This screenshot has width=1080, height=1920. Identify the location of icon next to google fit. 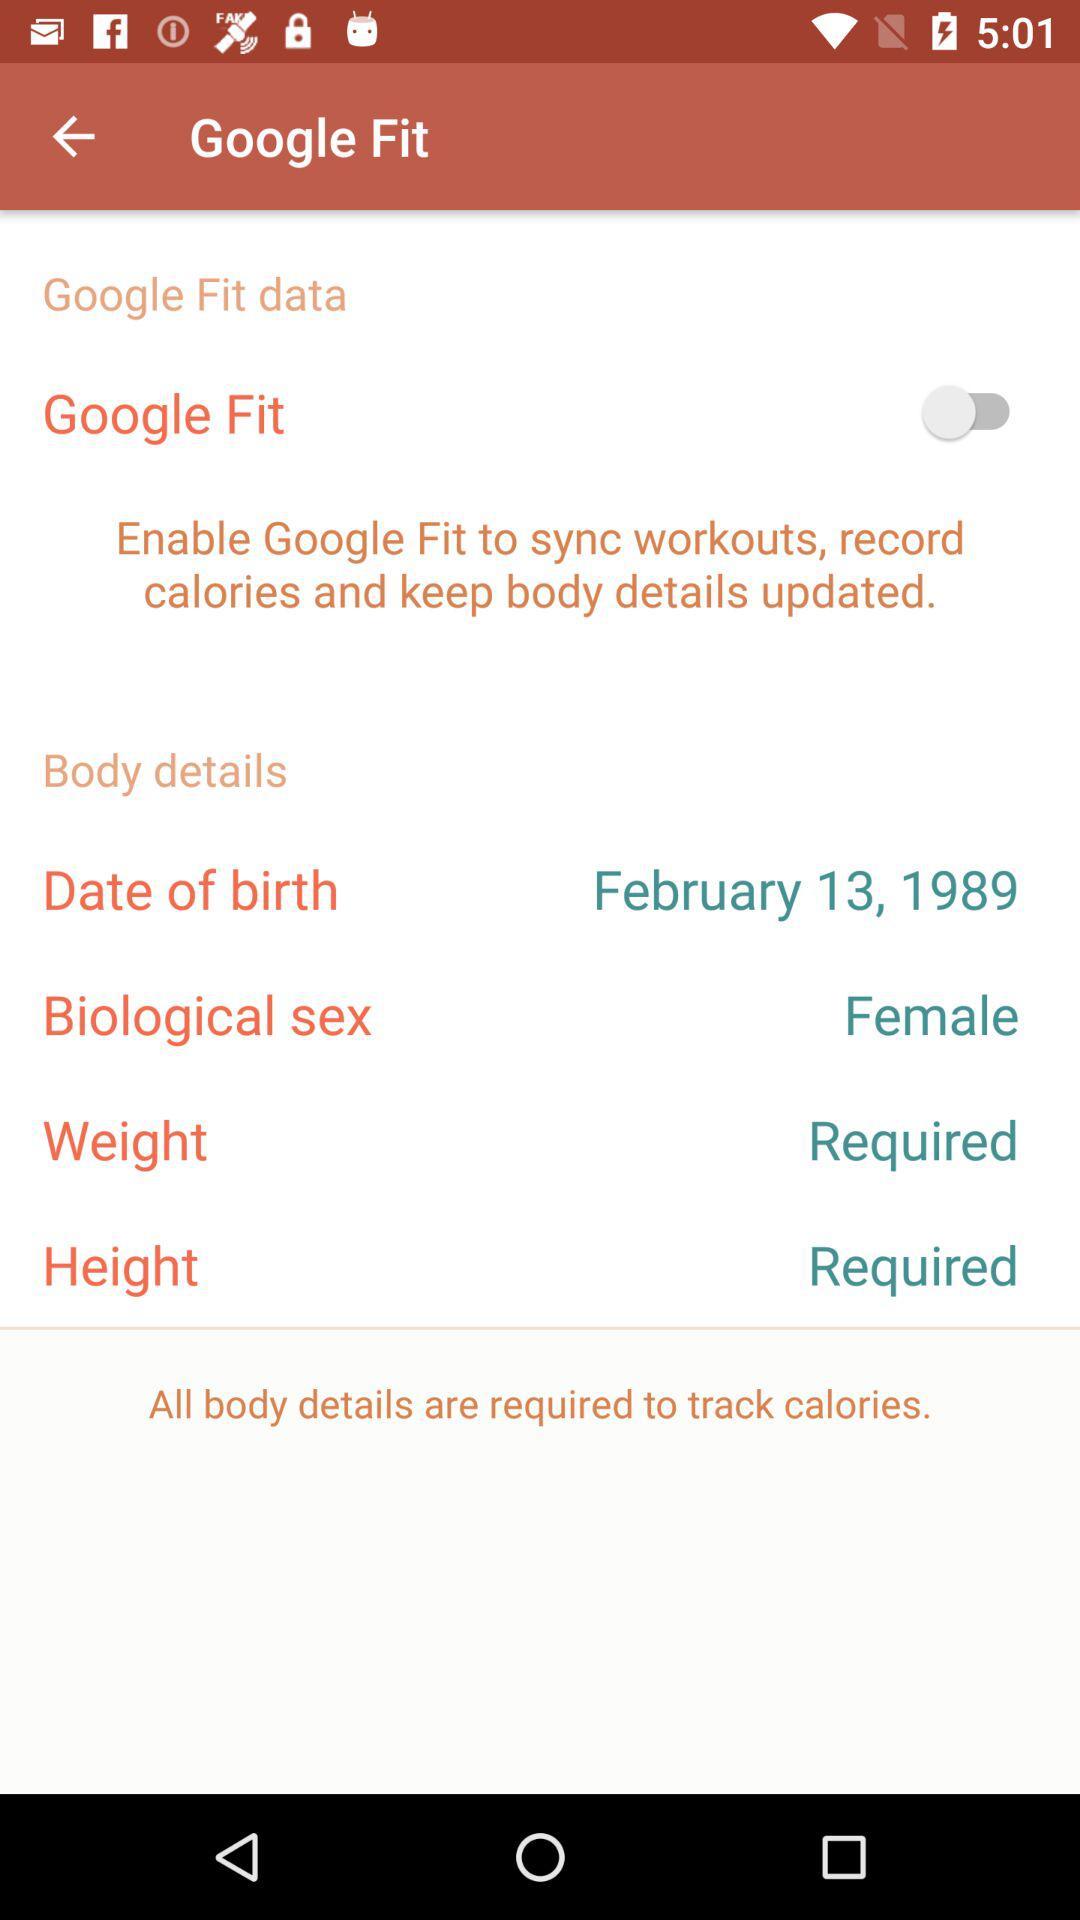
(974, 411).